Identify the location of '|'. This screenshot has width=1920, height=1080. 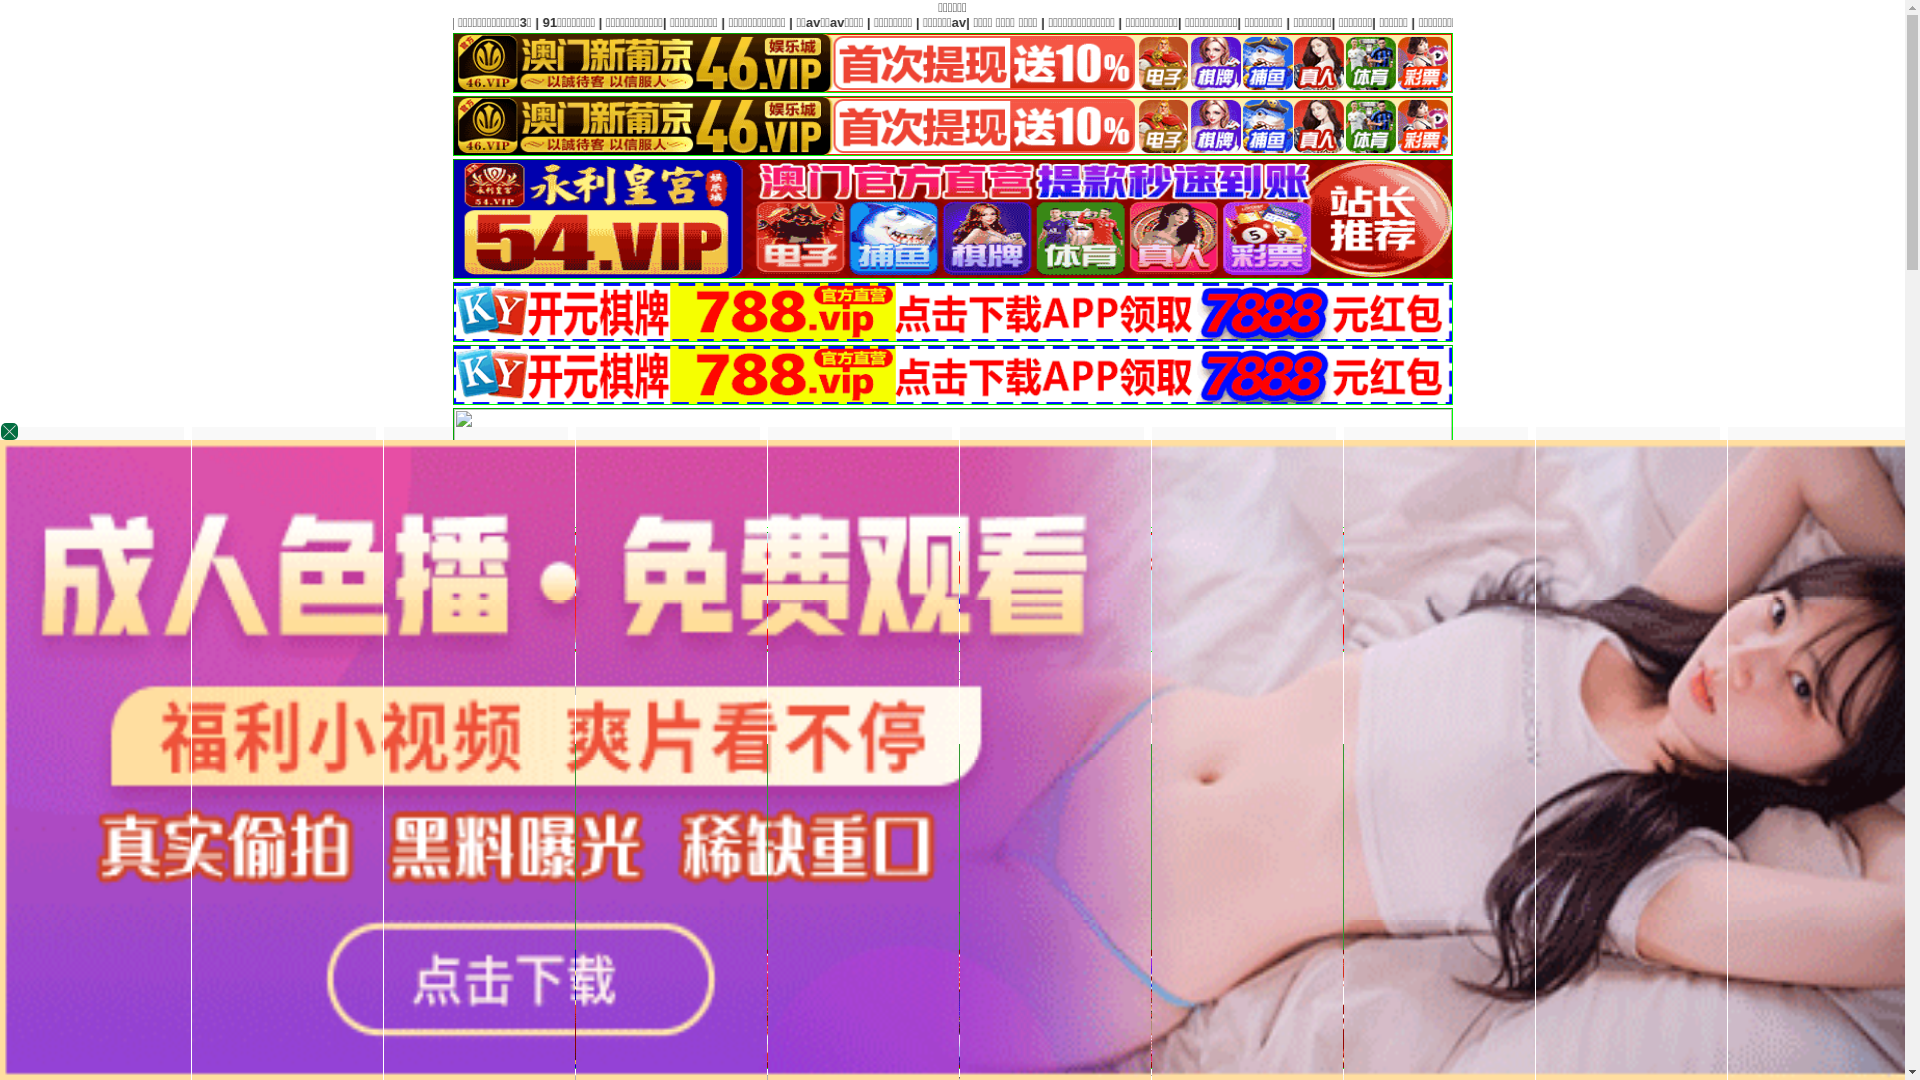
(1218, 914).